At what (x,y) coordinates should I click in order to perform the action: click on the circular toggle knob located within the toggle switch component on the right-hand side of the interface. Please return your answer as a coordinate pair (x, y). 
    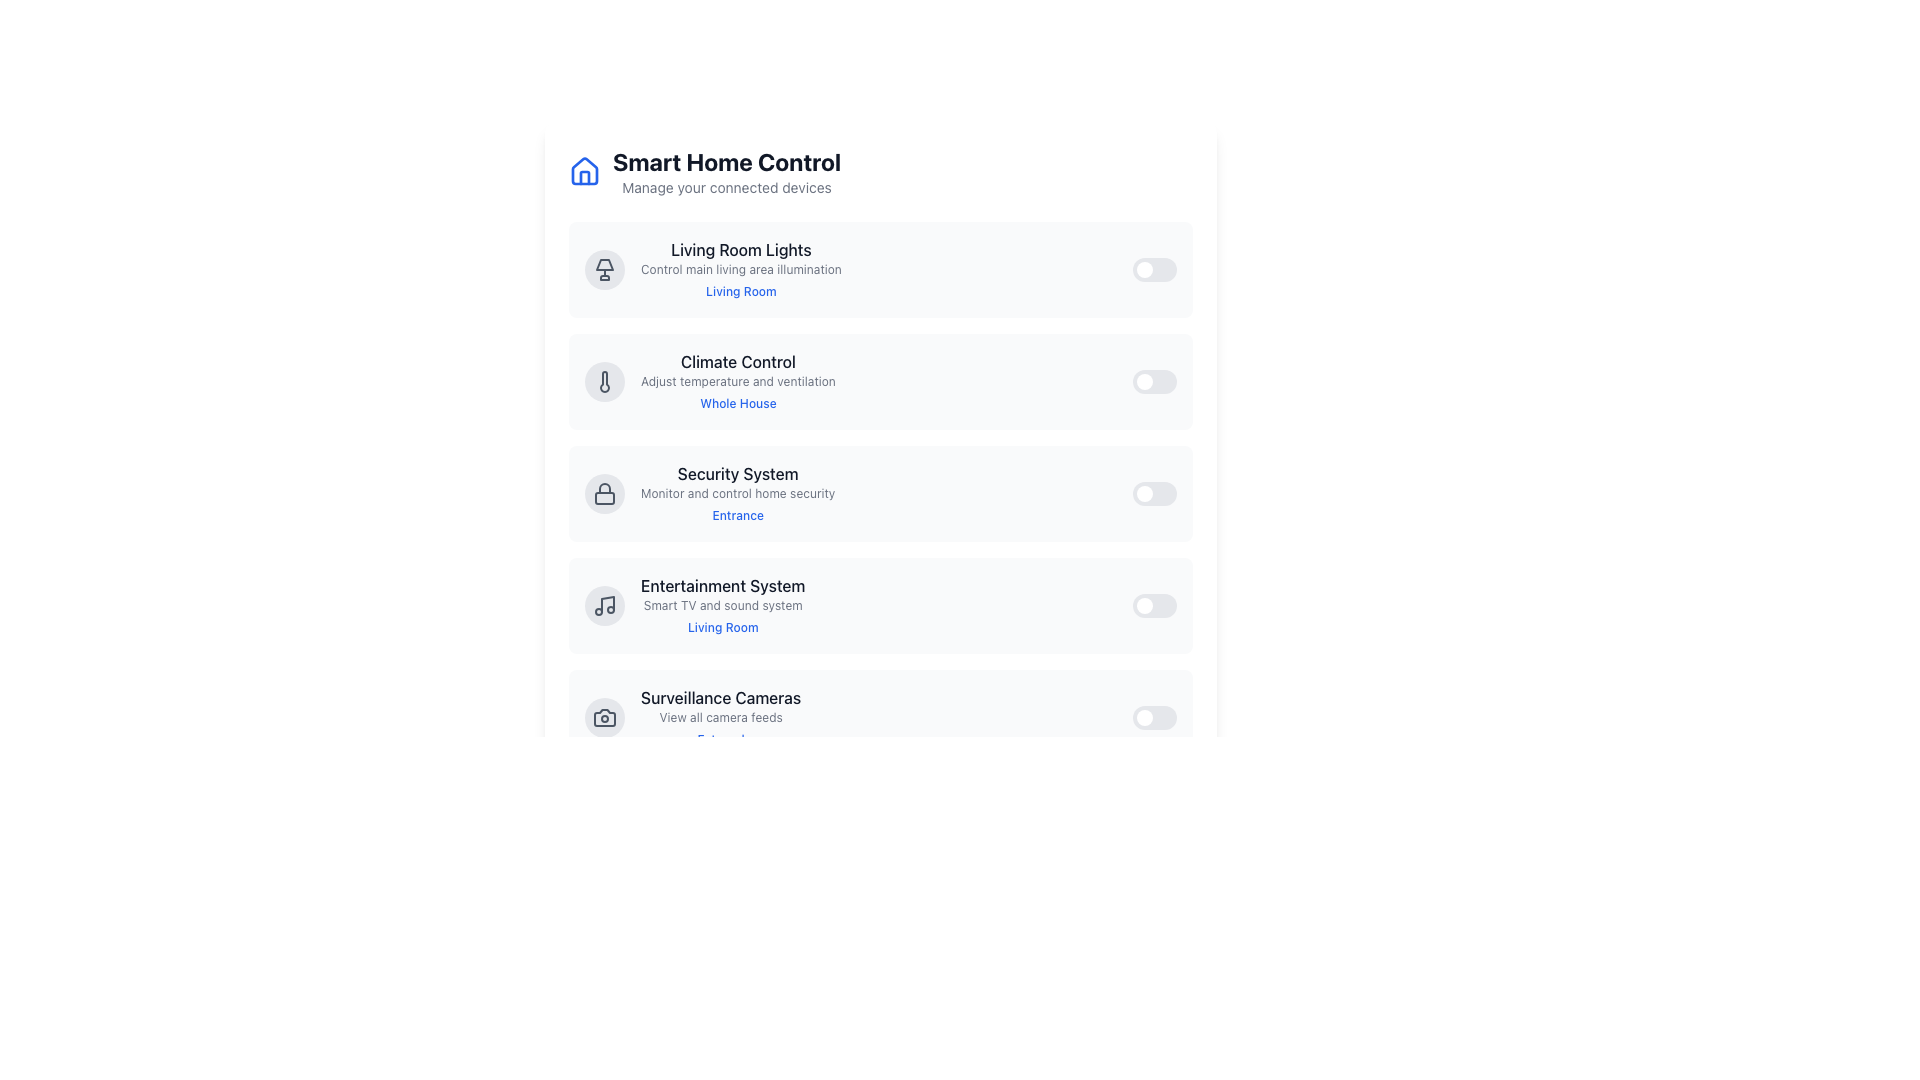
    Looking at the image, I should click on (1145, 829).